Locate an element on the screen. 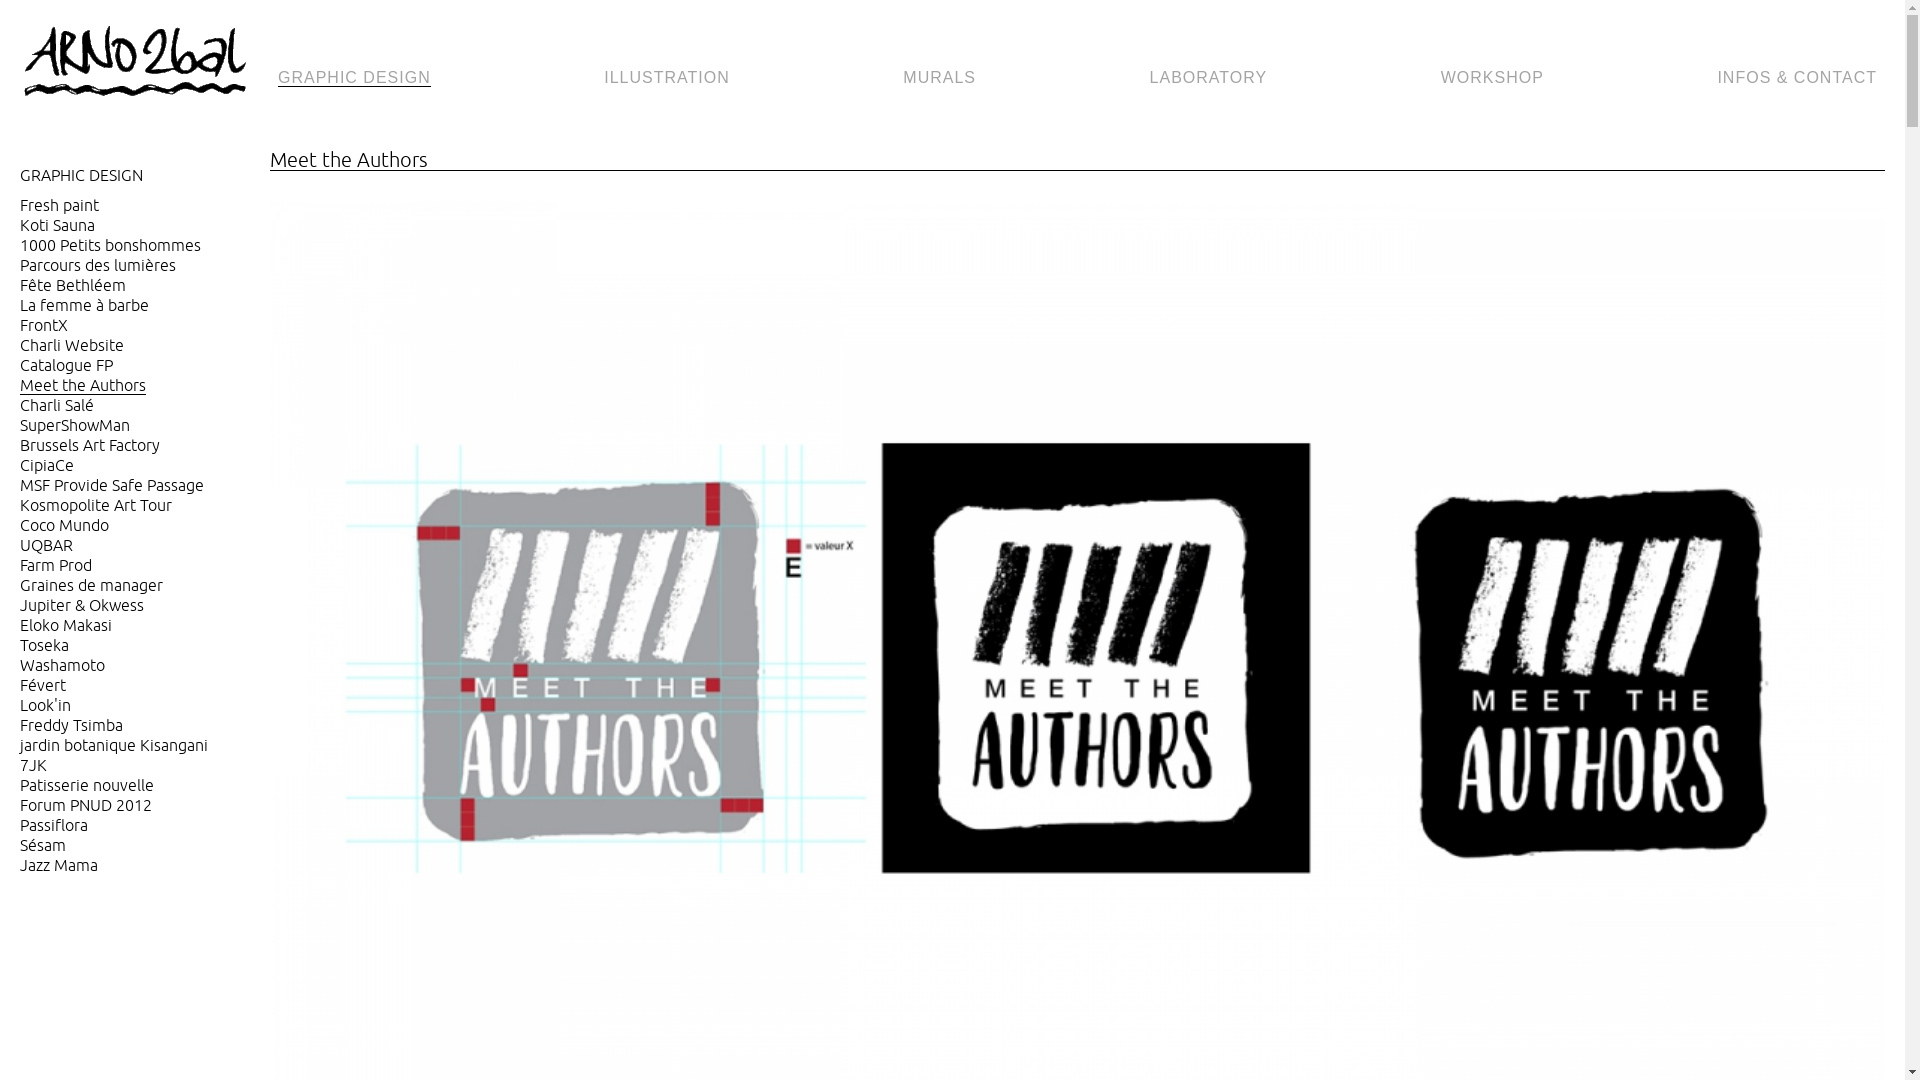 The height and width of the screenshot is (1080, 1920). 'Catalogue FP' is located at coordinates (66, 365).